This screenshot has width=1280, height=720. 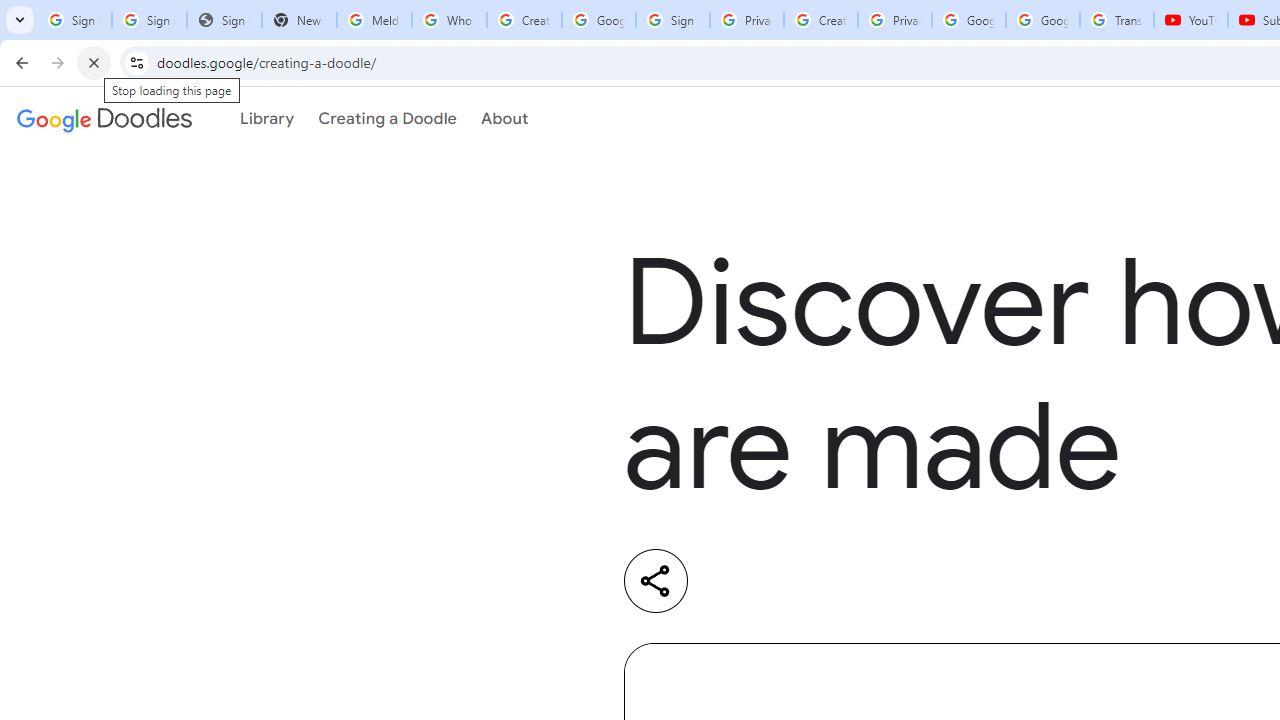 What do you see at coordinates (448, 20) in the screenshot?
I see `'Who is my administrator? - Google Account Help'` at bounding box center [448, 20].